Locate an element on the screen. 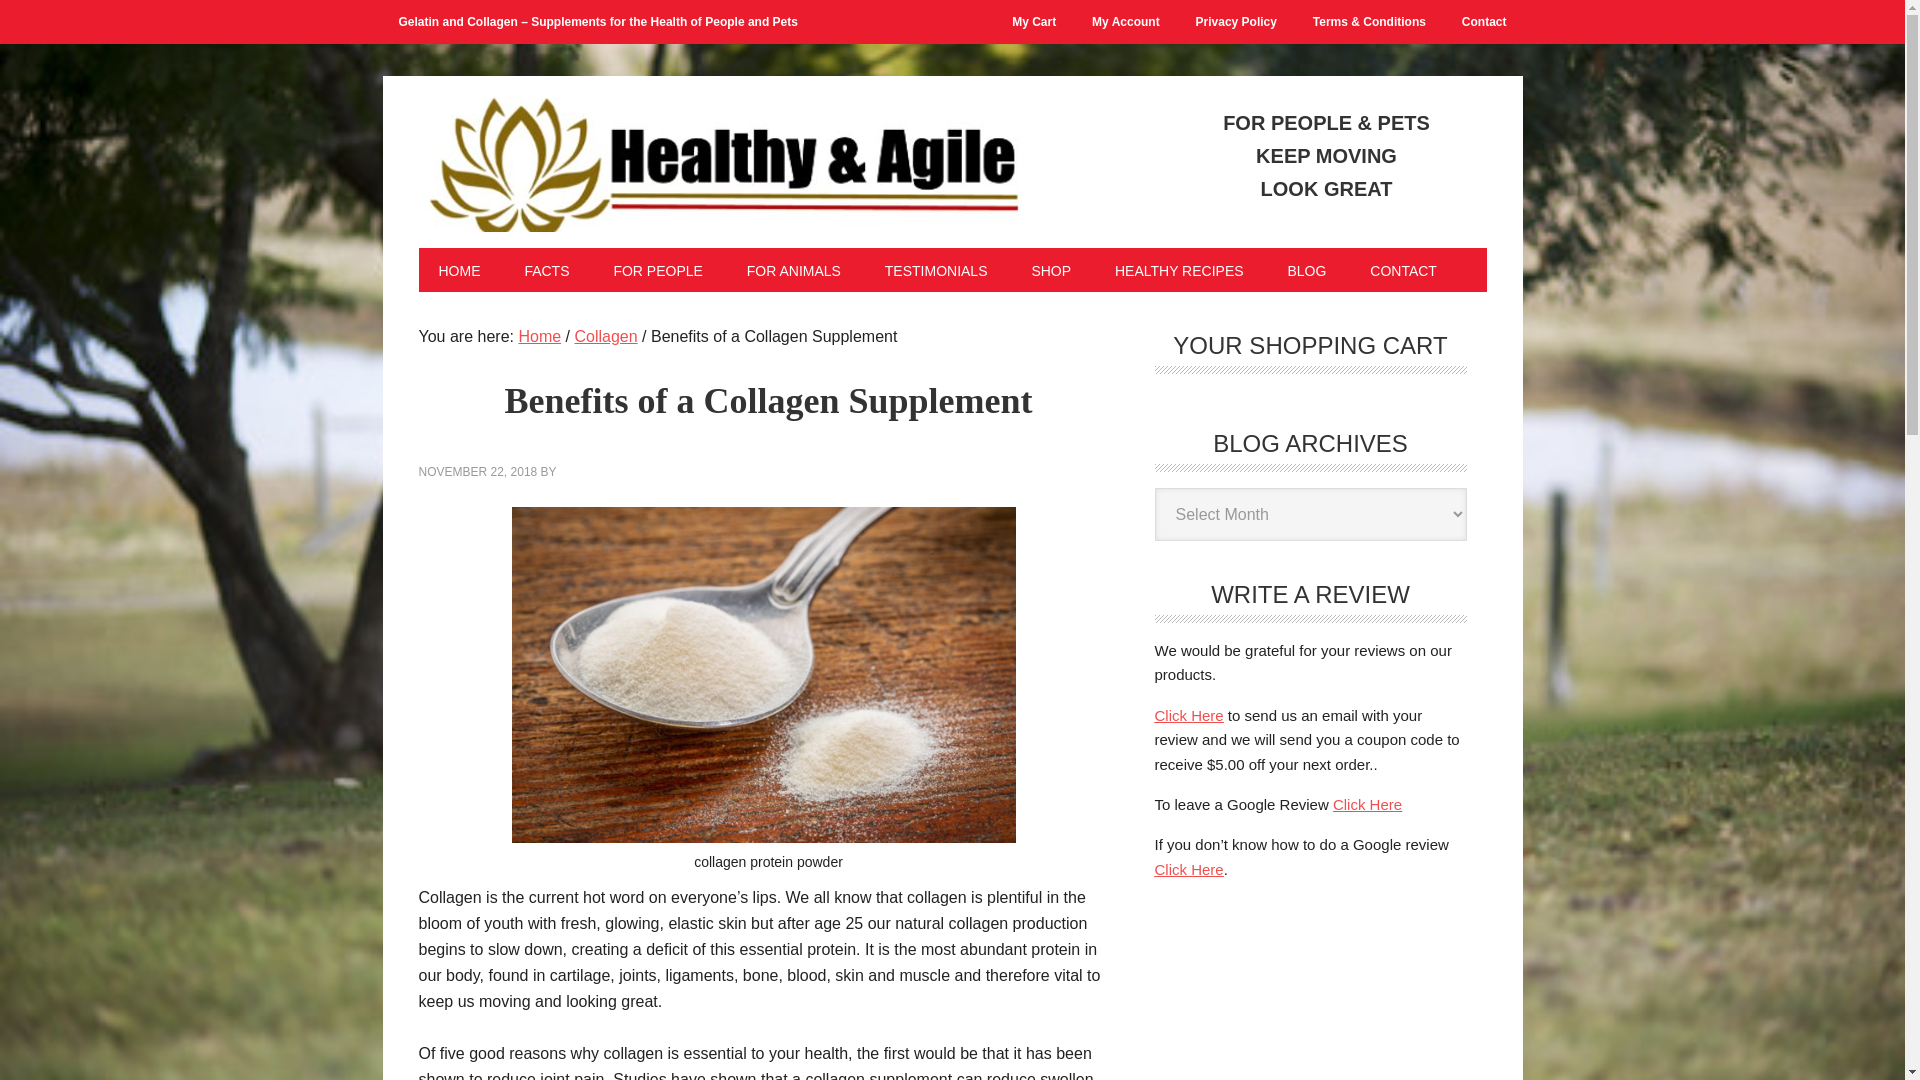 Image resolution: width=1920 pixels, height=1080 pixels. 'HOME' is located at coordinates (458, 270).